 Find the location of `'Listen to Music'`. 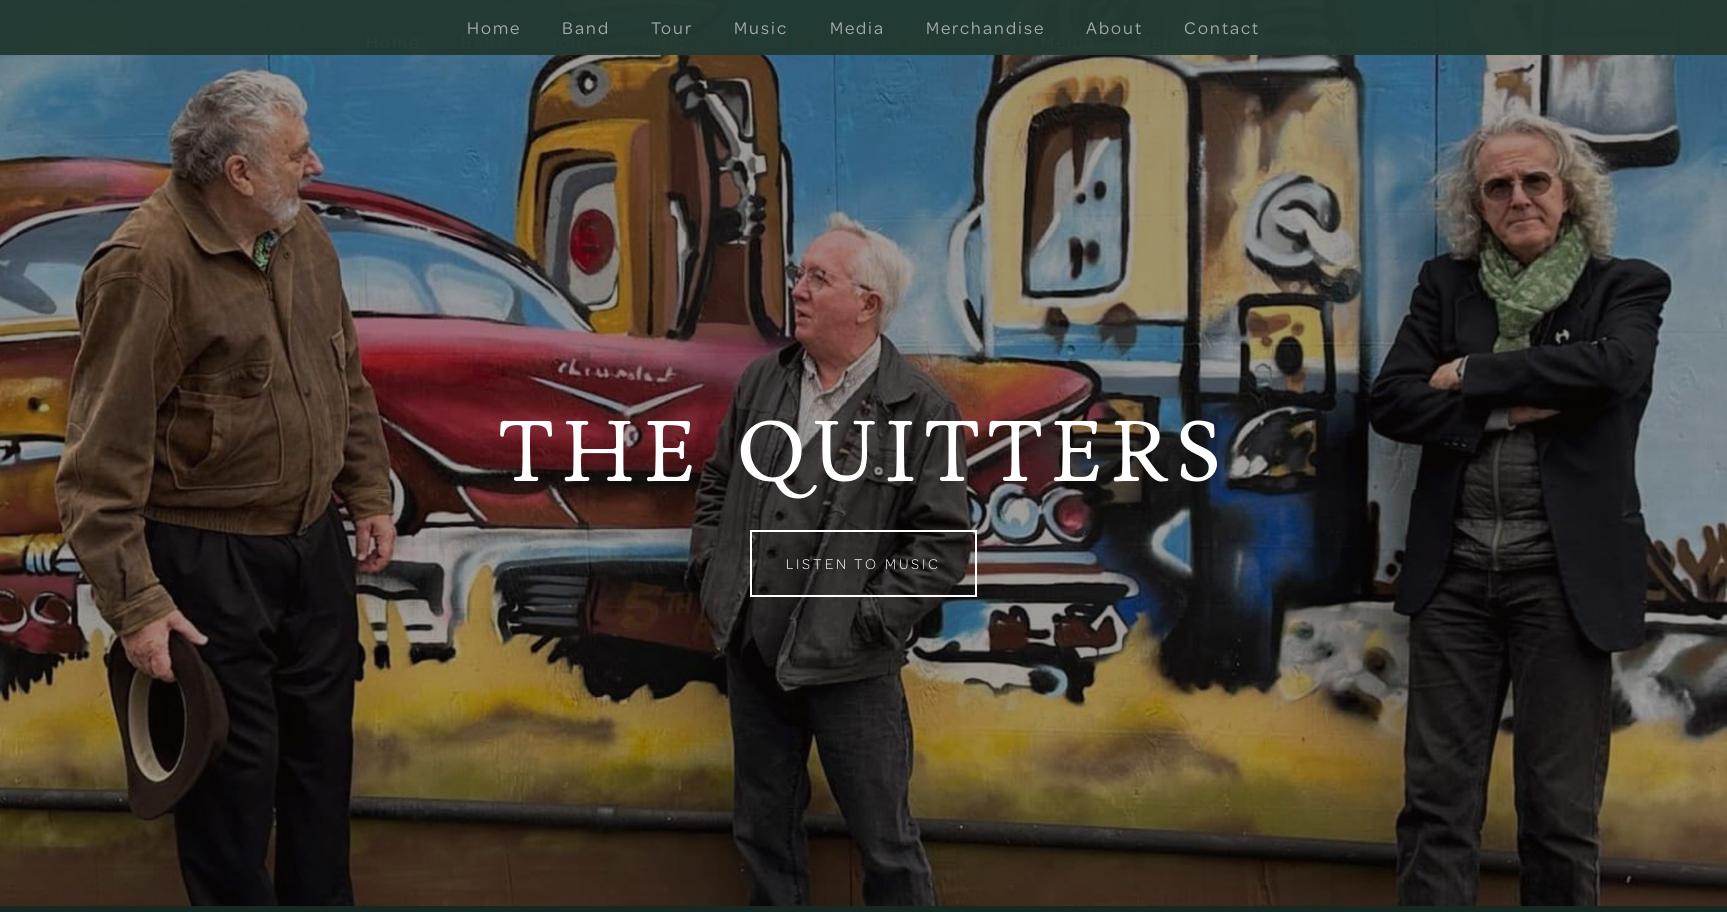

'Listen to Music' is located at coordinates (863, 563).